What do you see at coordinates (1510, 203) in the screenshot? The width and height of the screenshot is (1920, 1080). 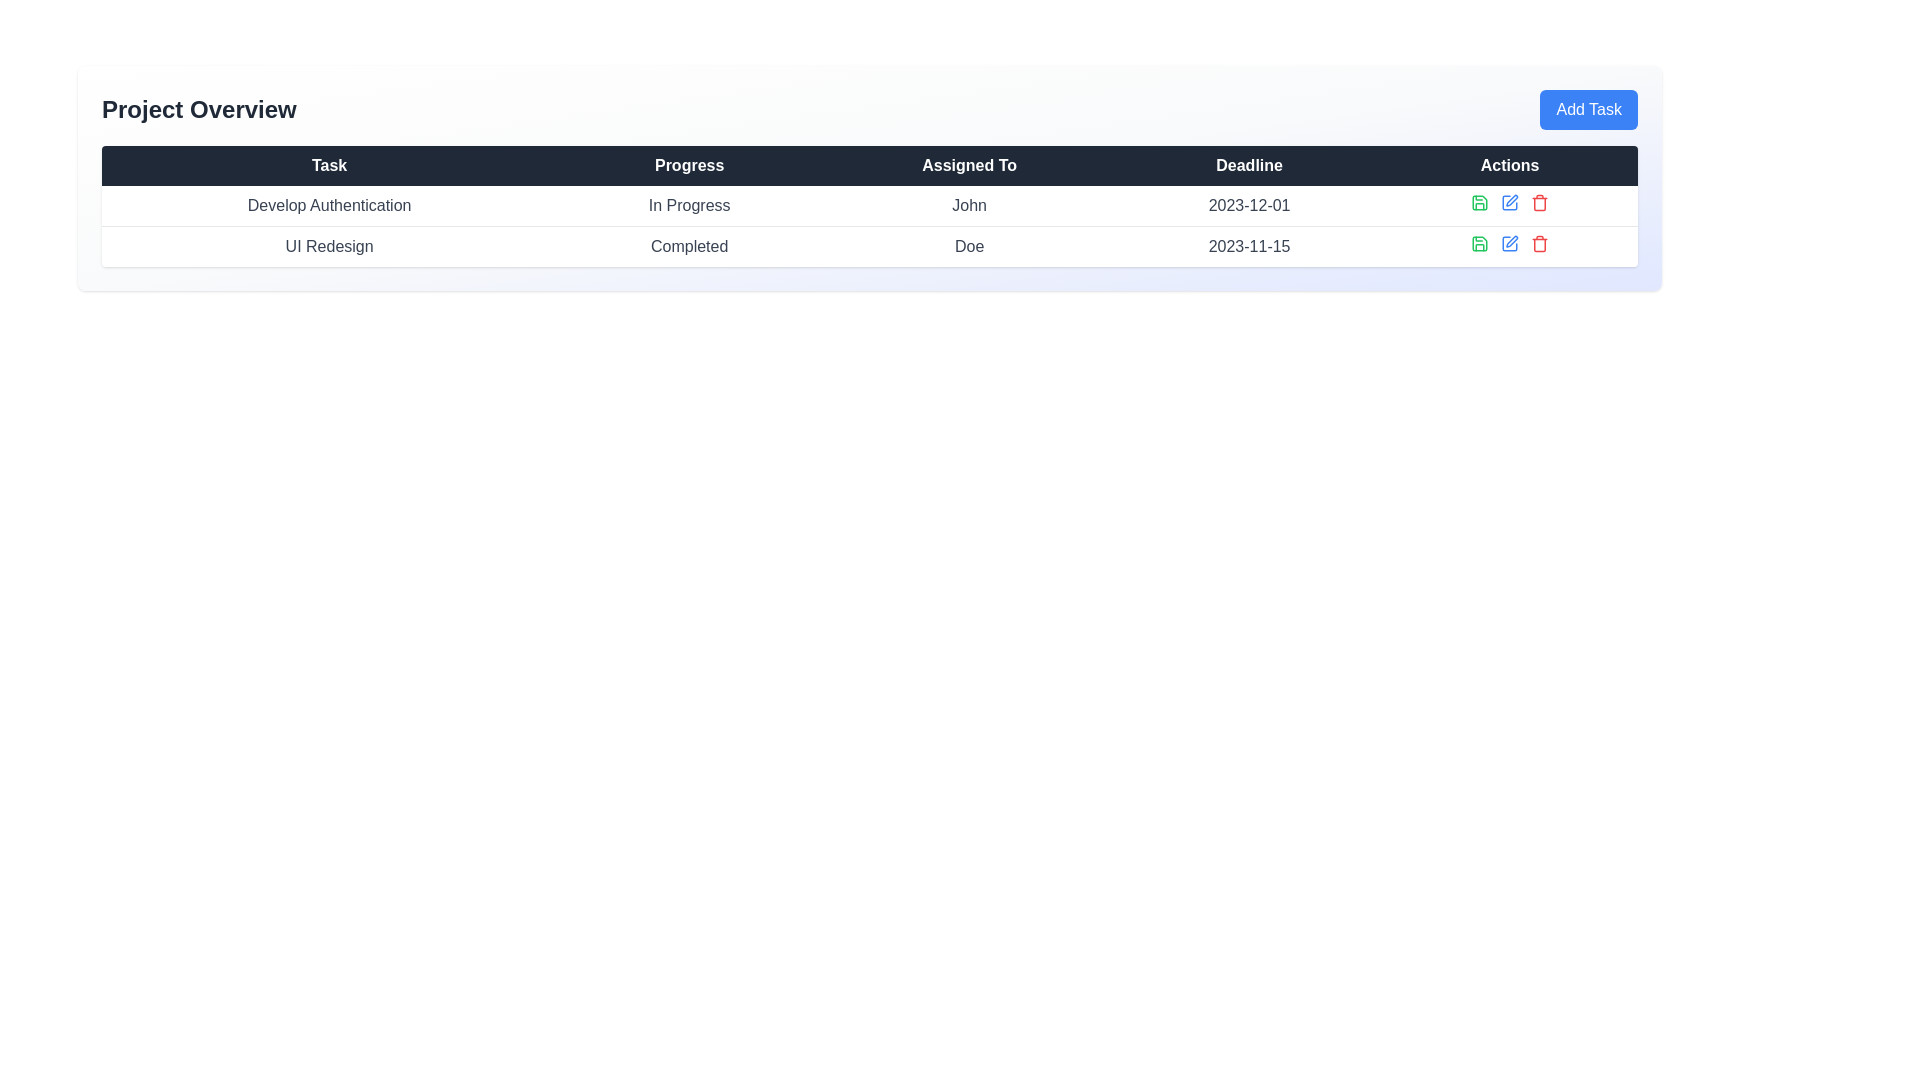 I see `the edit button icon in the 'Actions' row of the 'Project Overview' interface for the task 'Develop Authentication' to possibly reveal a tooltip` at bounding box center [1510, 203].